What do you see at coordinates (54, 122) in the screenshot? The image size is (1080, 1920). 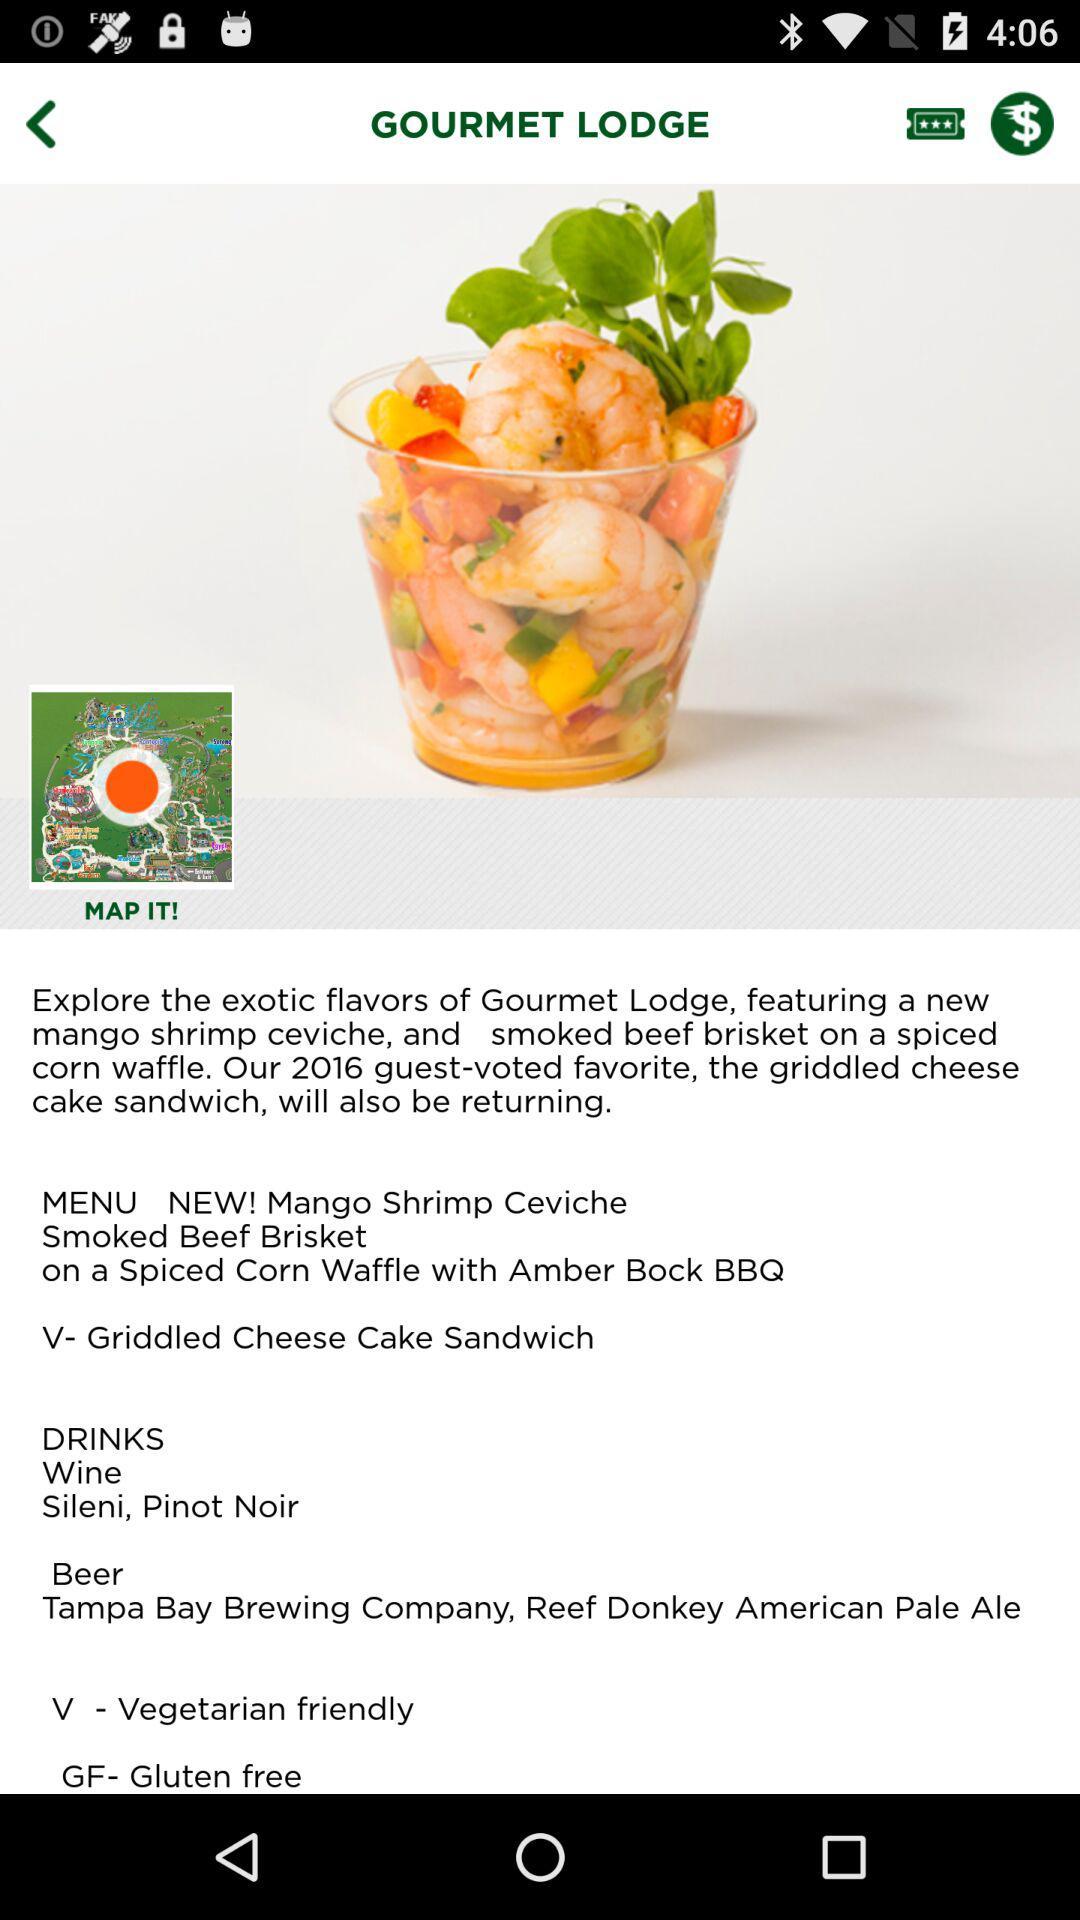 I see `previous page` at bounding box center [54, 122].